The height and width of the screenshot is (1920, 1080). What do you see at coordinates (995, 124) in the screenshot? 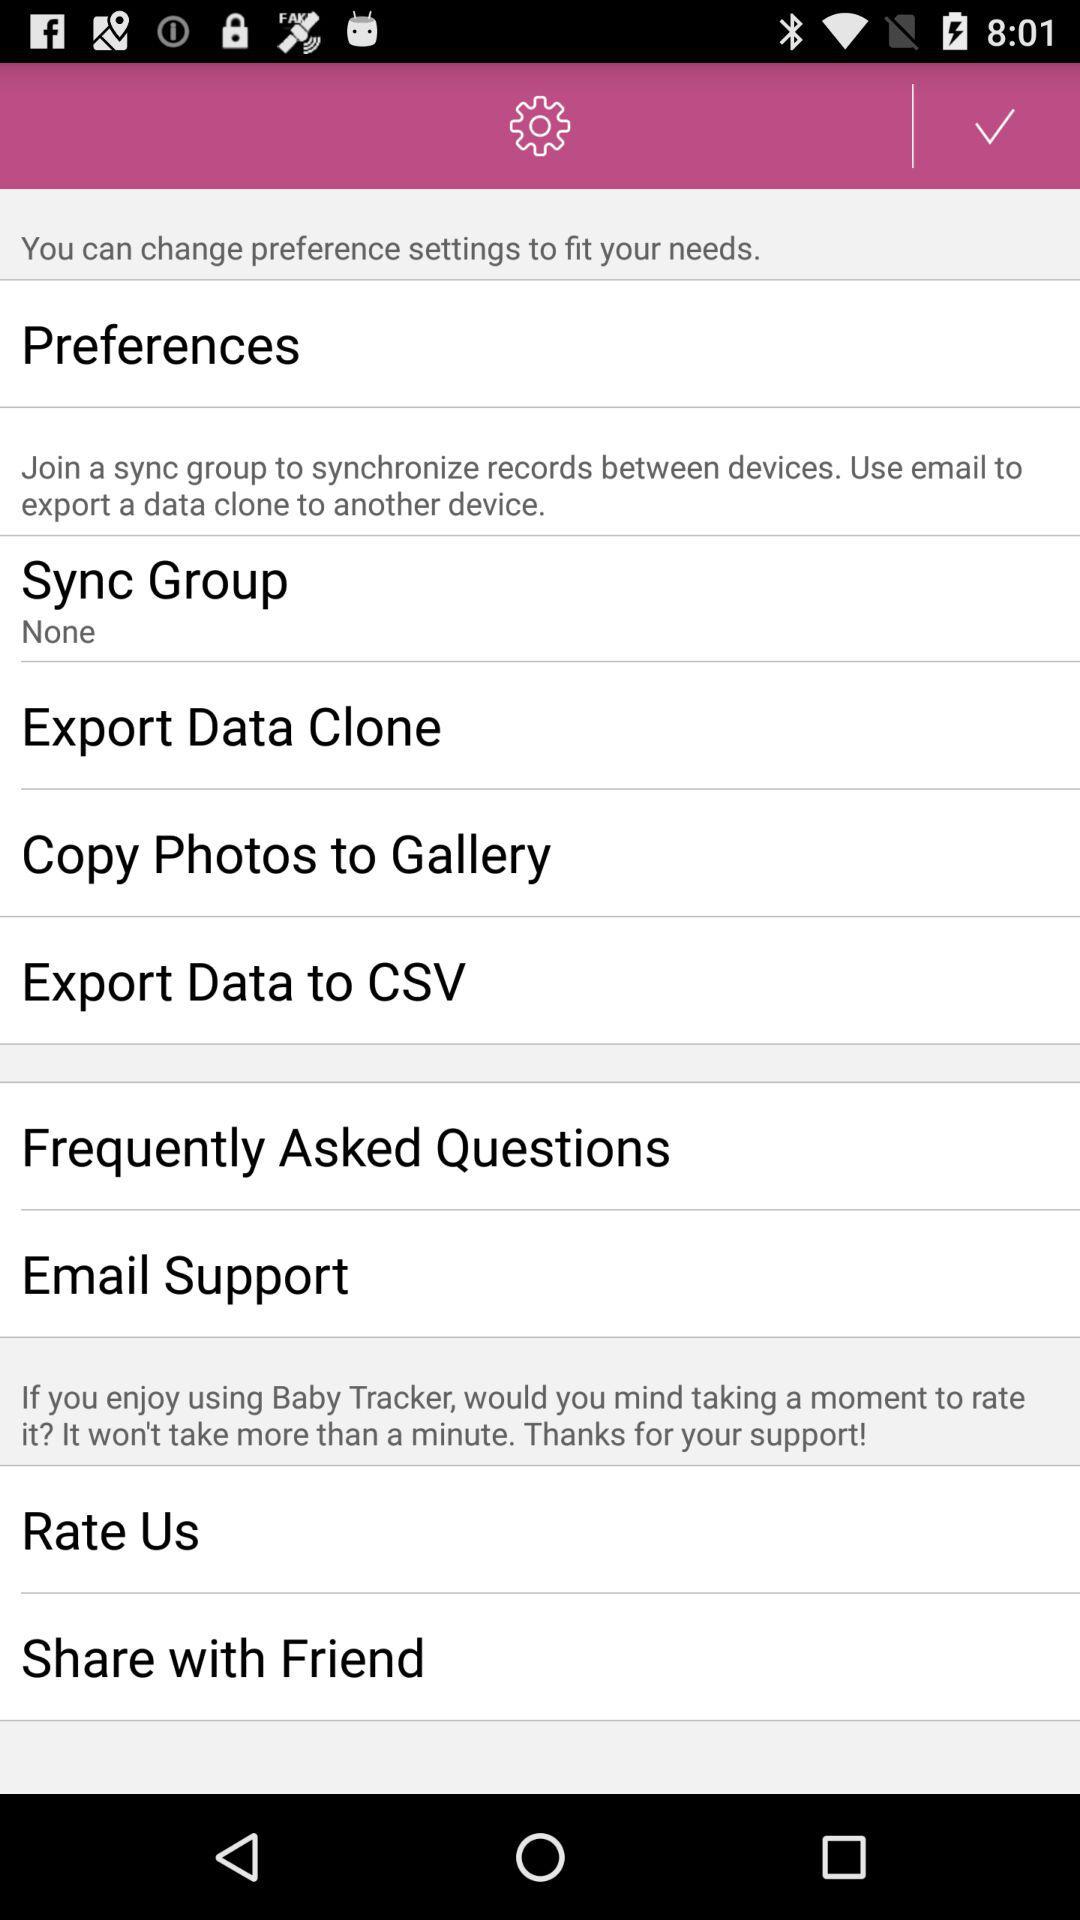
I see `switch save` at bounding box center [995, 124].